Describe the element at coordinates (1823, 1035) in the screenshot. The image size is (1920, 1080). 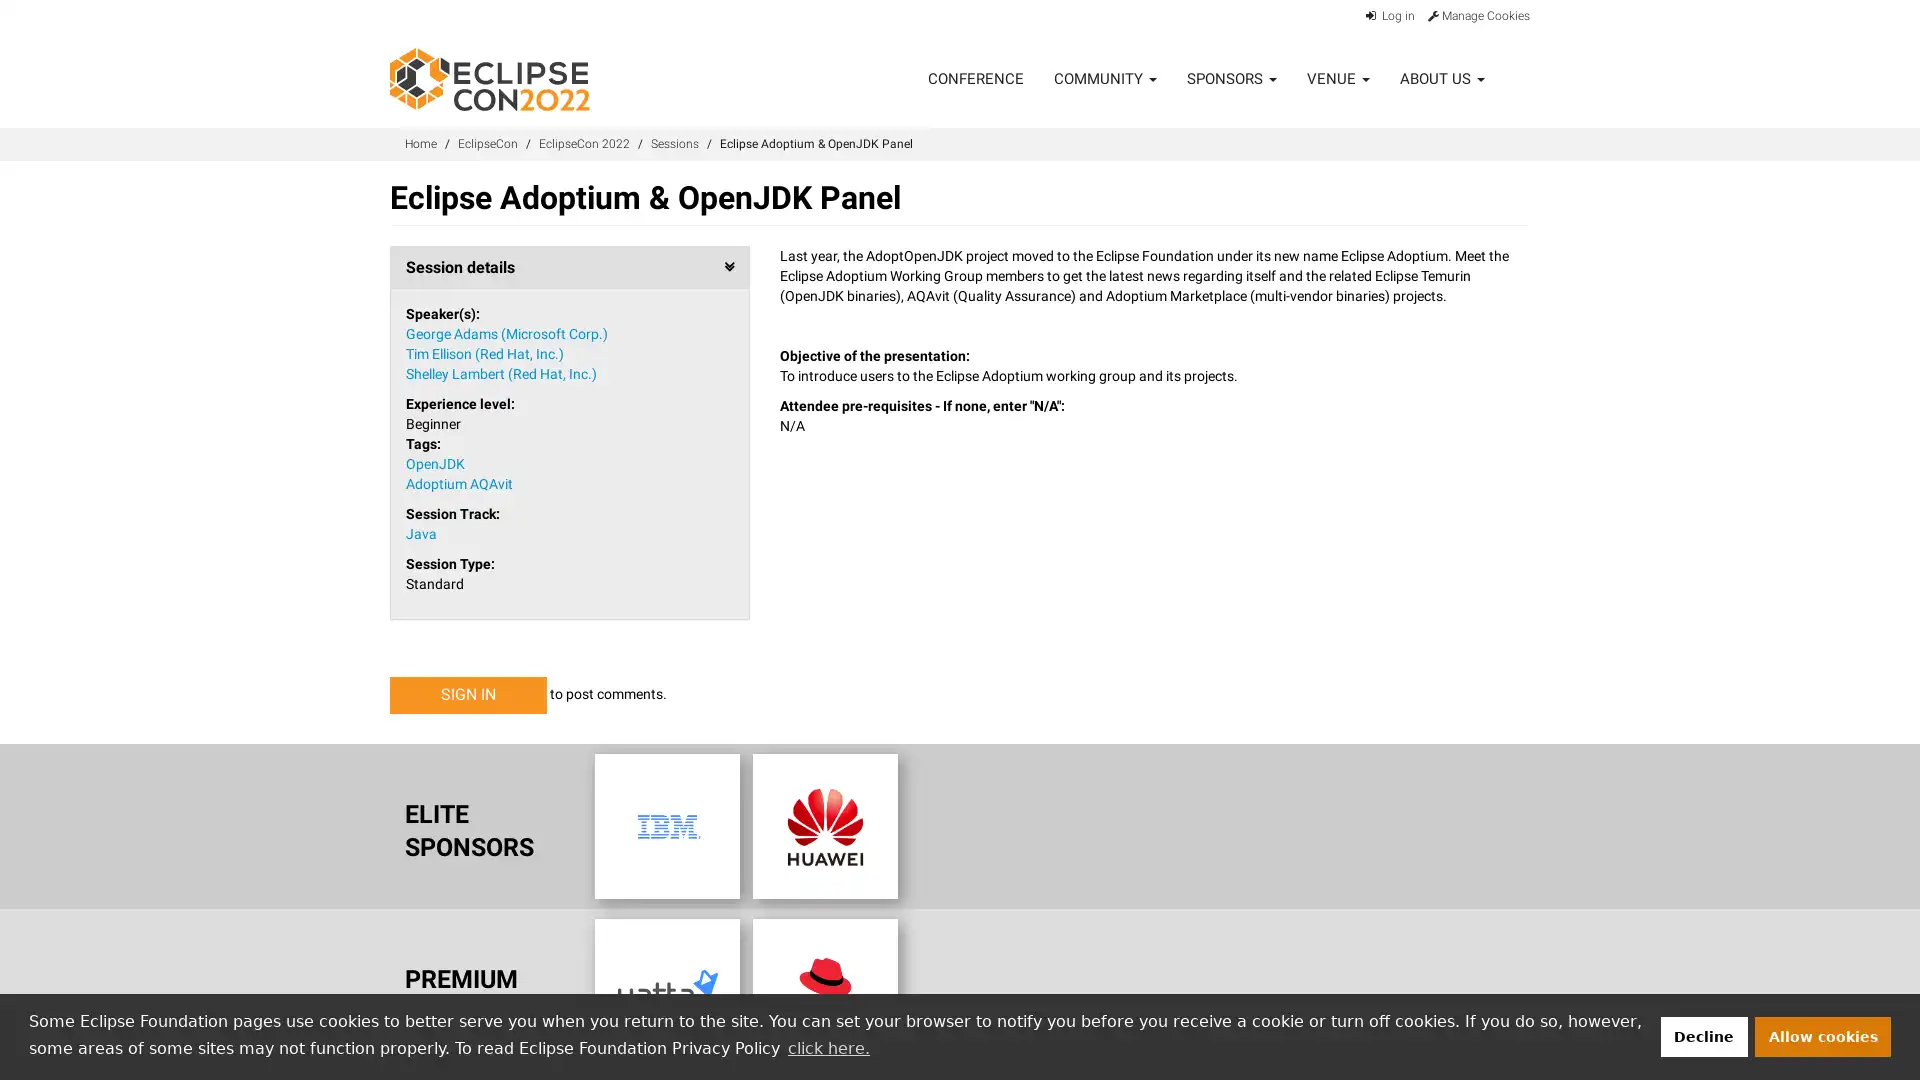
I see `allow cookies` at that location.